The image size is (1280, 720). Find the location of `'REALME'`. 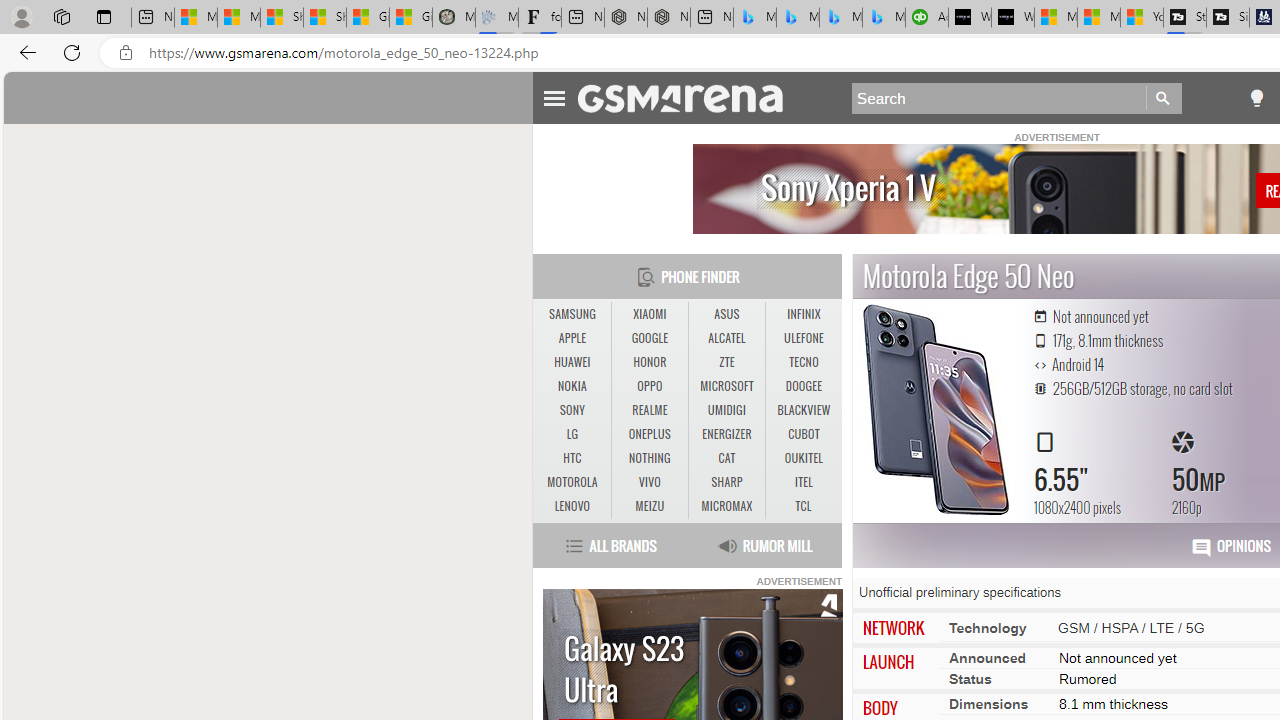

'REALME' is located at coordinates (650, 410).